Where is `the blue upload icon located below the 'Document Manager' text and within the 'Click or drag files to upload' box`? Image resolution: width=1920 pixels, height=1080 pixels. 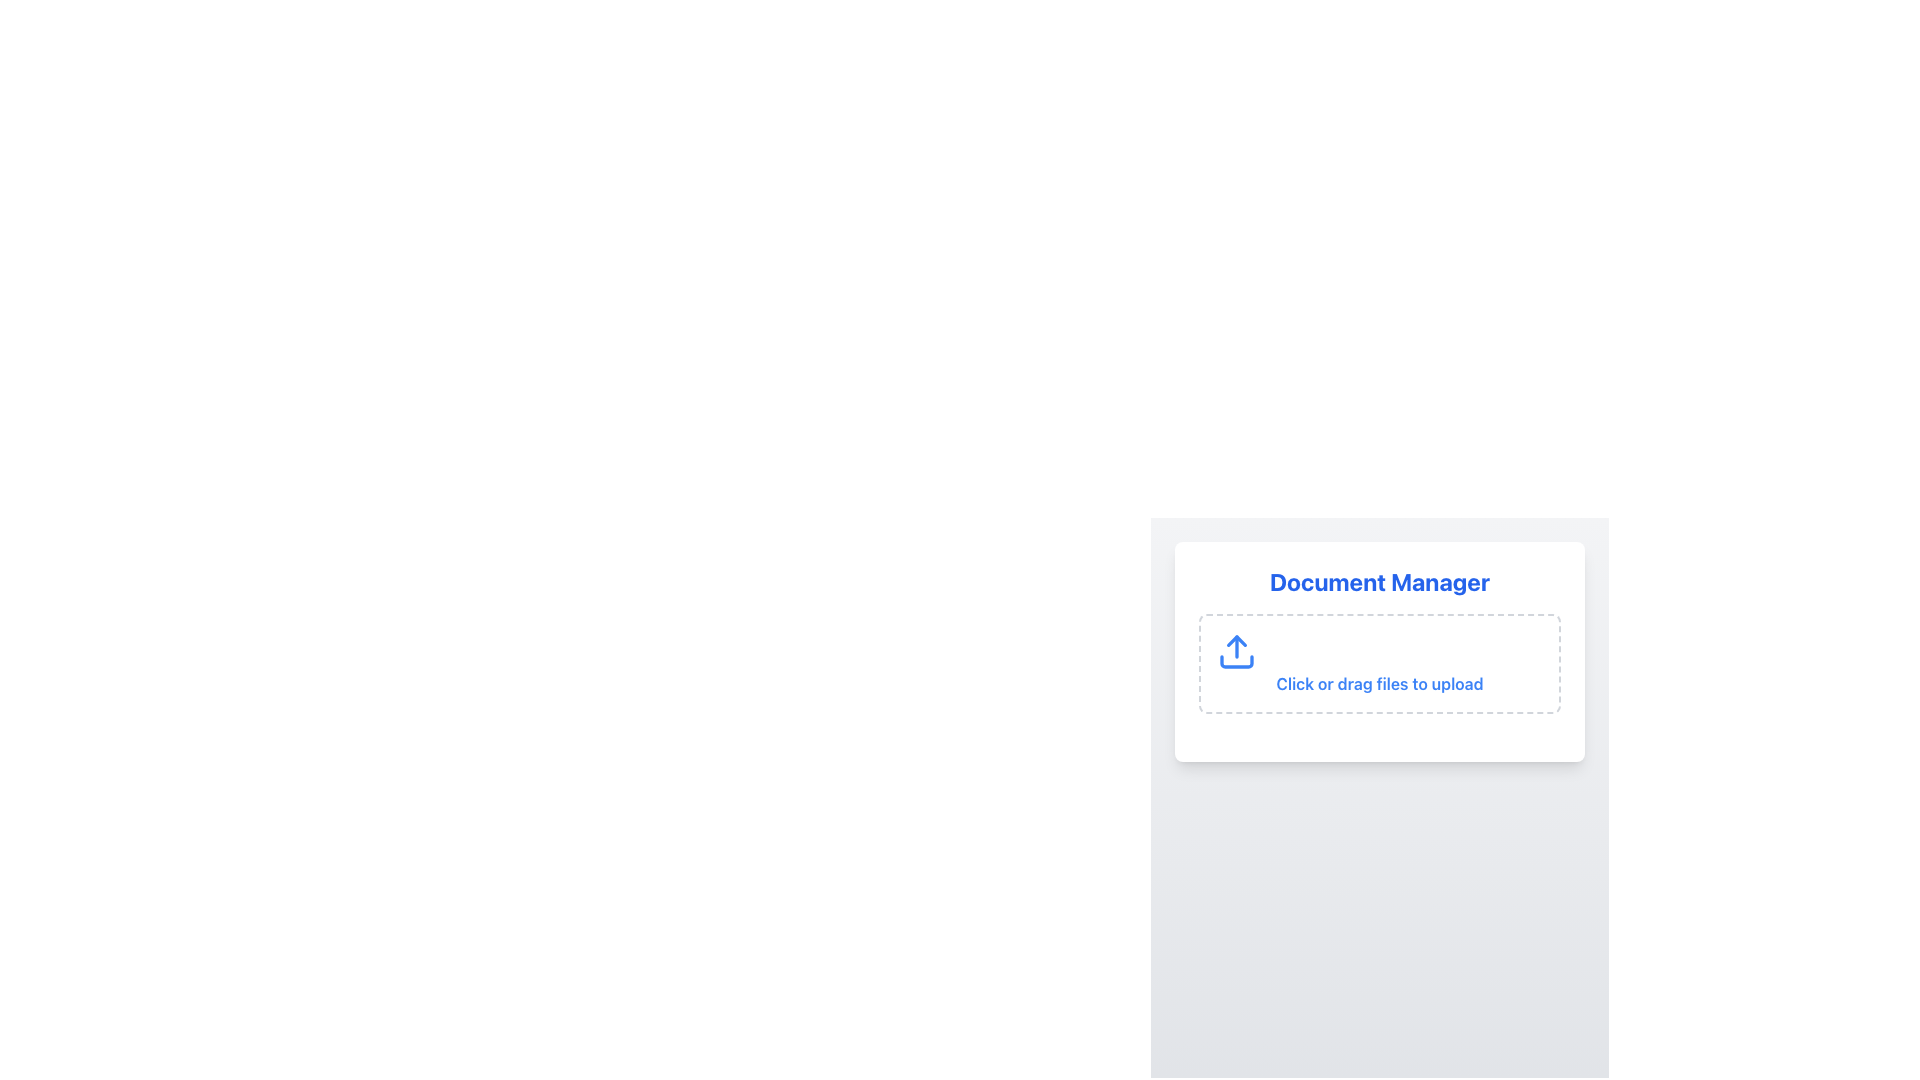
the blue upload icon located below the 'Document Manager' text and within the 'Click or drag files to upload' box is located at coordinates (1236, 651).